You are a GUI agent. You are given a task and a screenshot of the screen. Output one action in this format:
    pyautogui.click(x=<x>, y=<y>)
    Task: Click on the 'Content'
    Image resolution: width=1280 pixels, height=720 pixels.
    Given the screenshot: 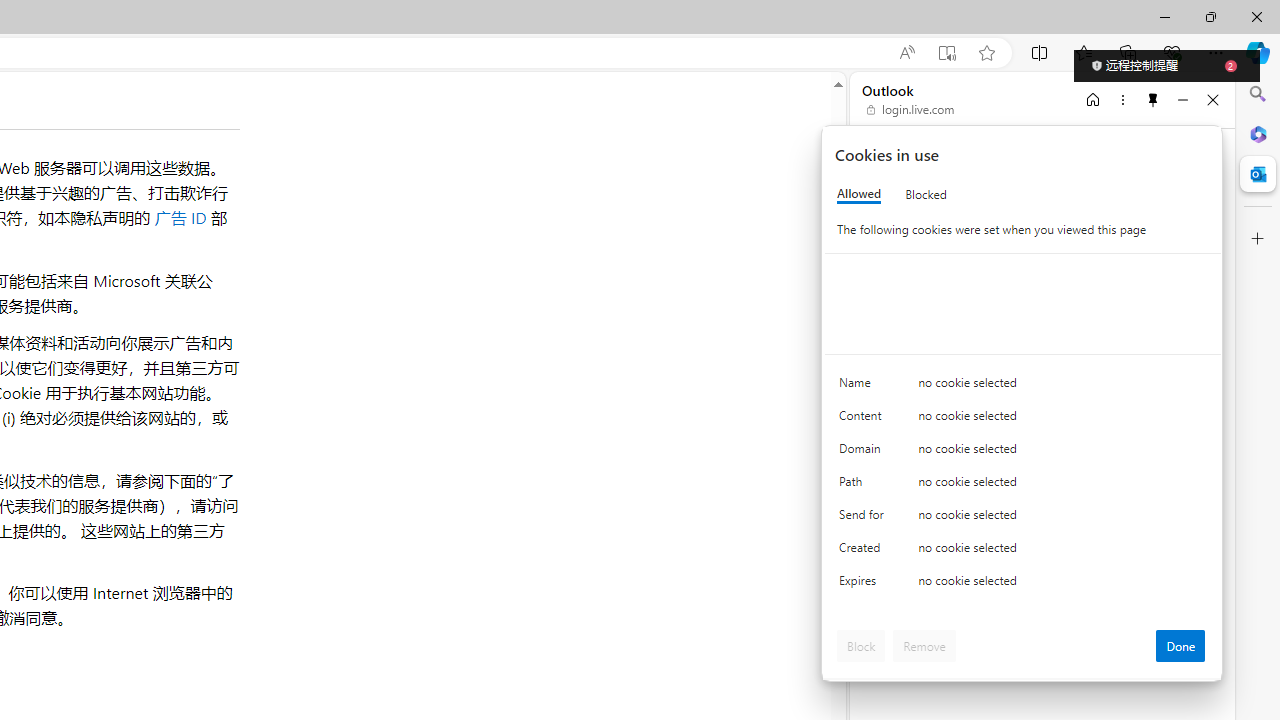 What is the action you would take?
    pyautogui.click(x=865, y=419)
    